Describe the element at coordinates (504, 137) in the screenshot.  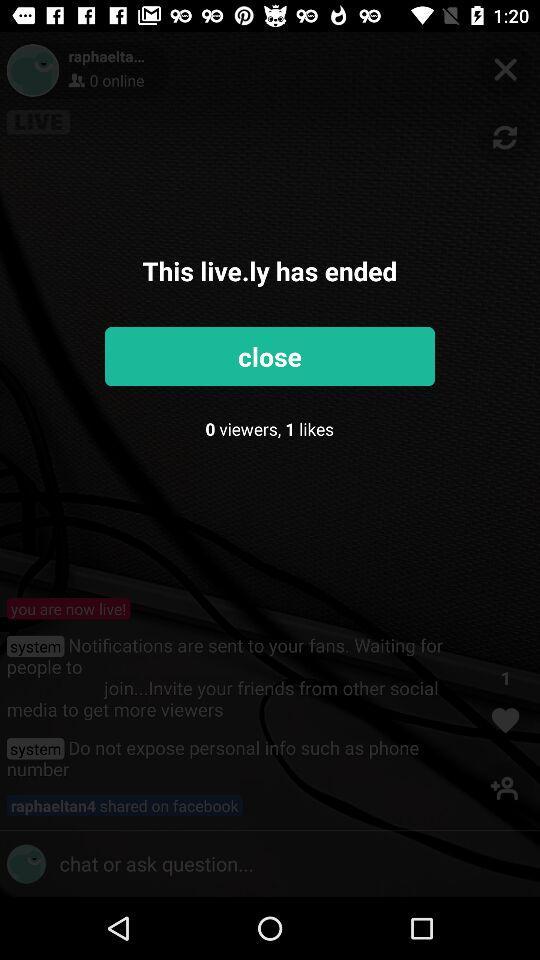
I see `the refresh icon` at that location.